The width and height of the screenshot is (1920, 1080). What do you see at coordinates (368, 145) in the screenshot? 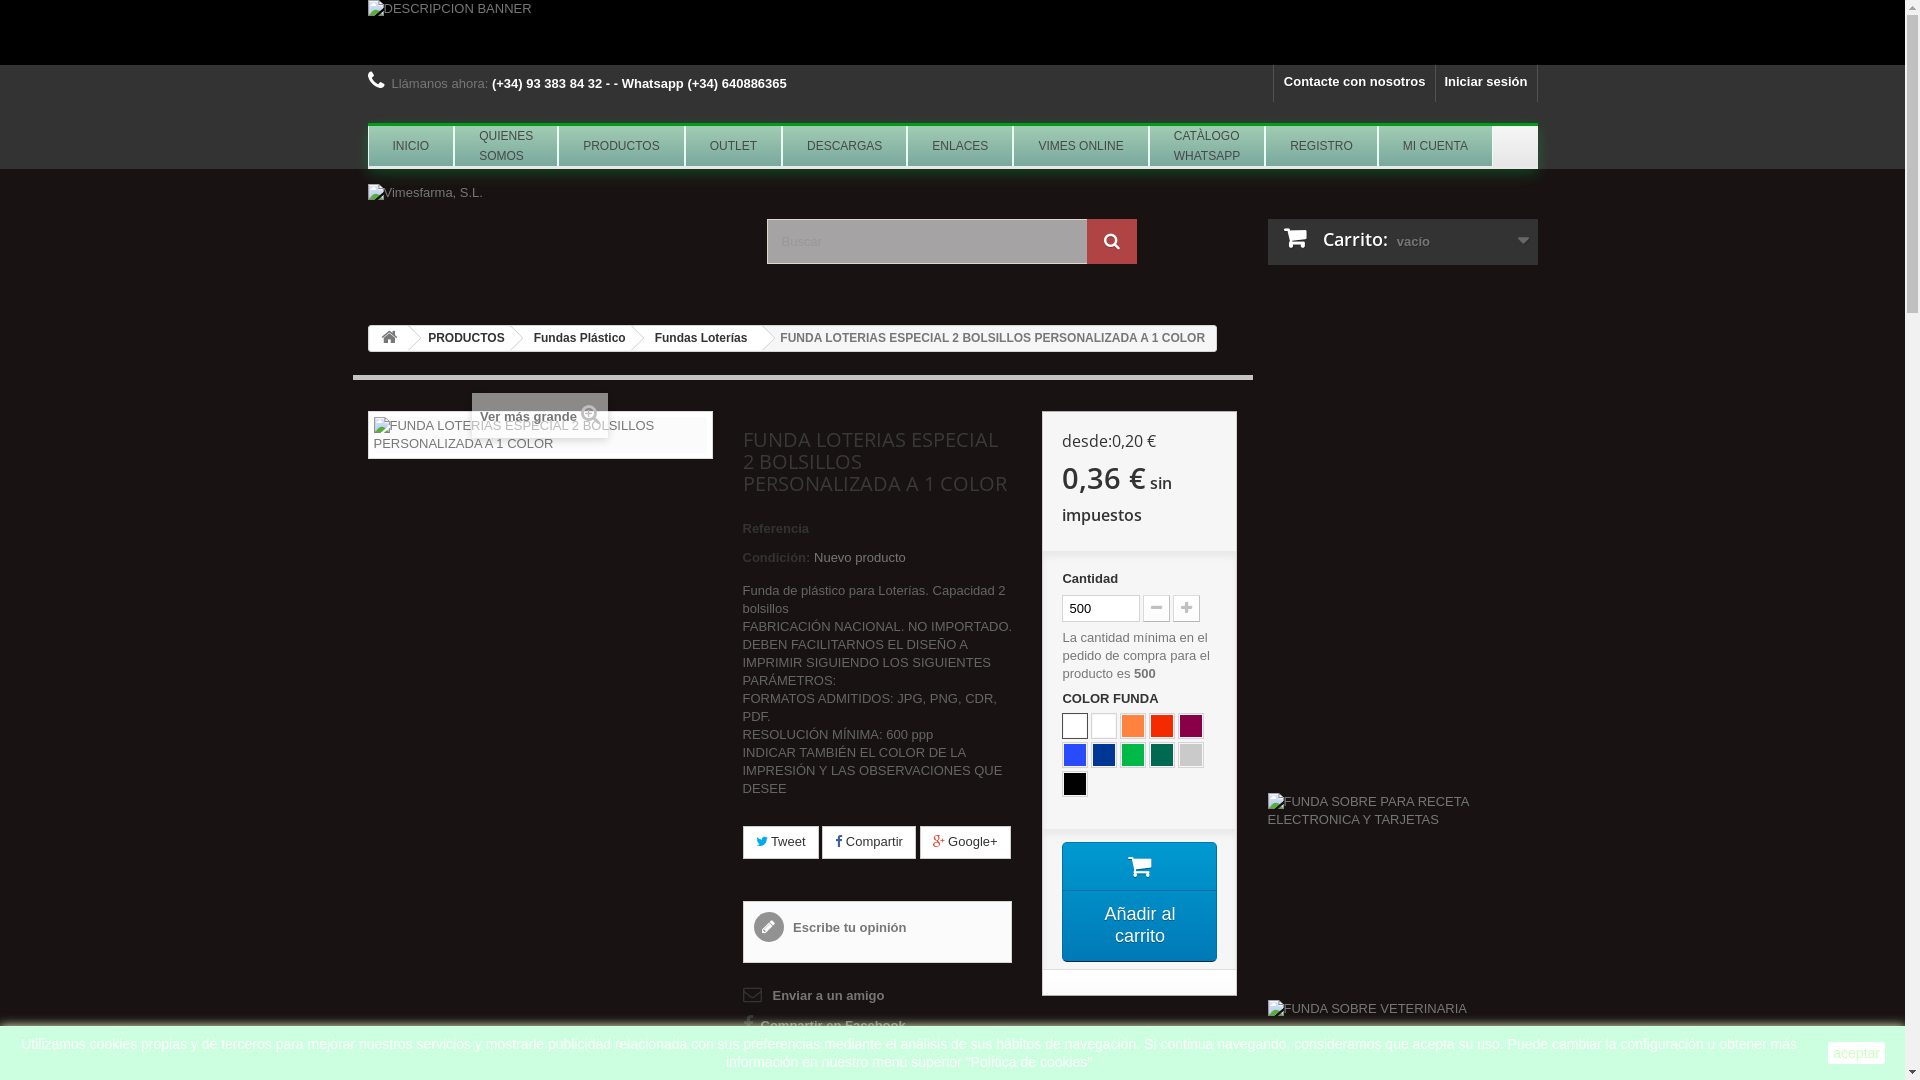
I see `'INICIO'` at bounding box center [368, 145].